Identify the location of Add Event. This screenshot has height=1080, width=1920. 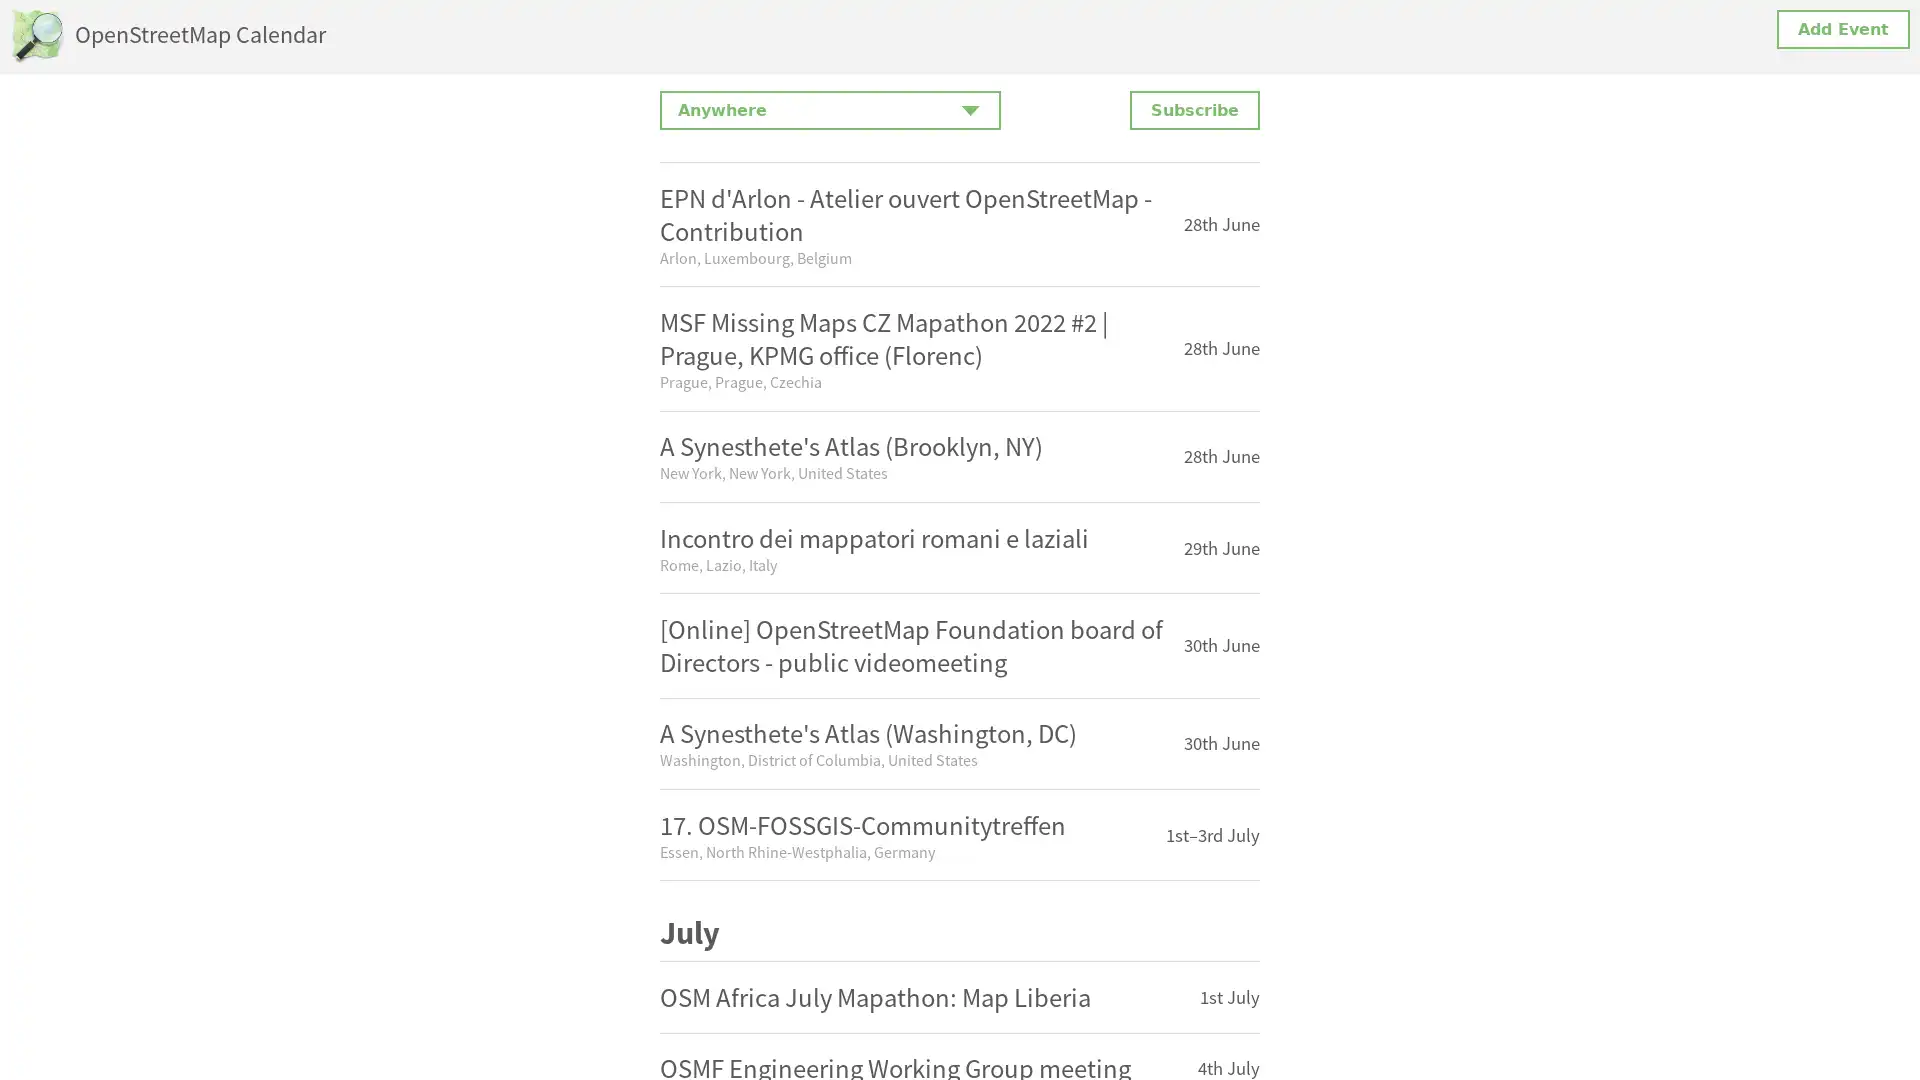
(1842, 29).